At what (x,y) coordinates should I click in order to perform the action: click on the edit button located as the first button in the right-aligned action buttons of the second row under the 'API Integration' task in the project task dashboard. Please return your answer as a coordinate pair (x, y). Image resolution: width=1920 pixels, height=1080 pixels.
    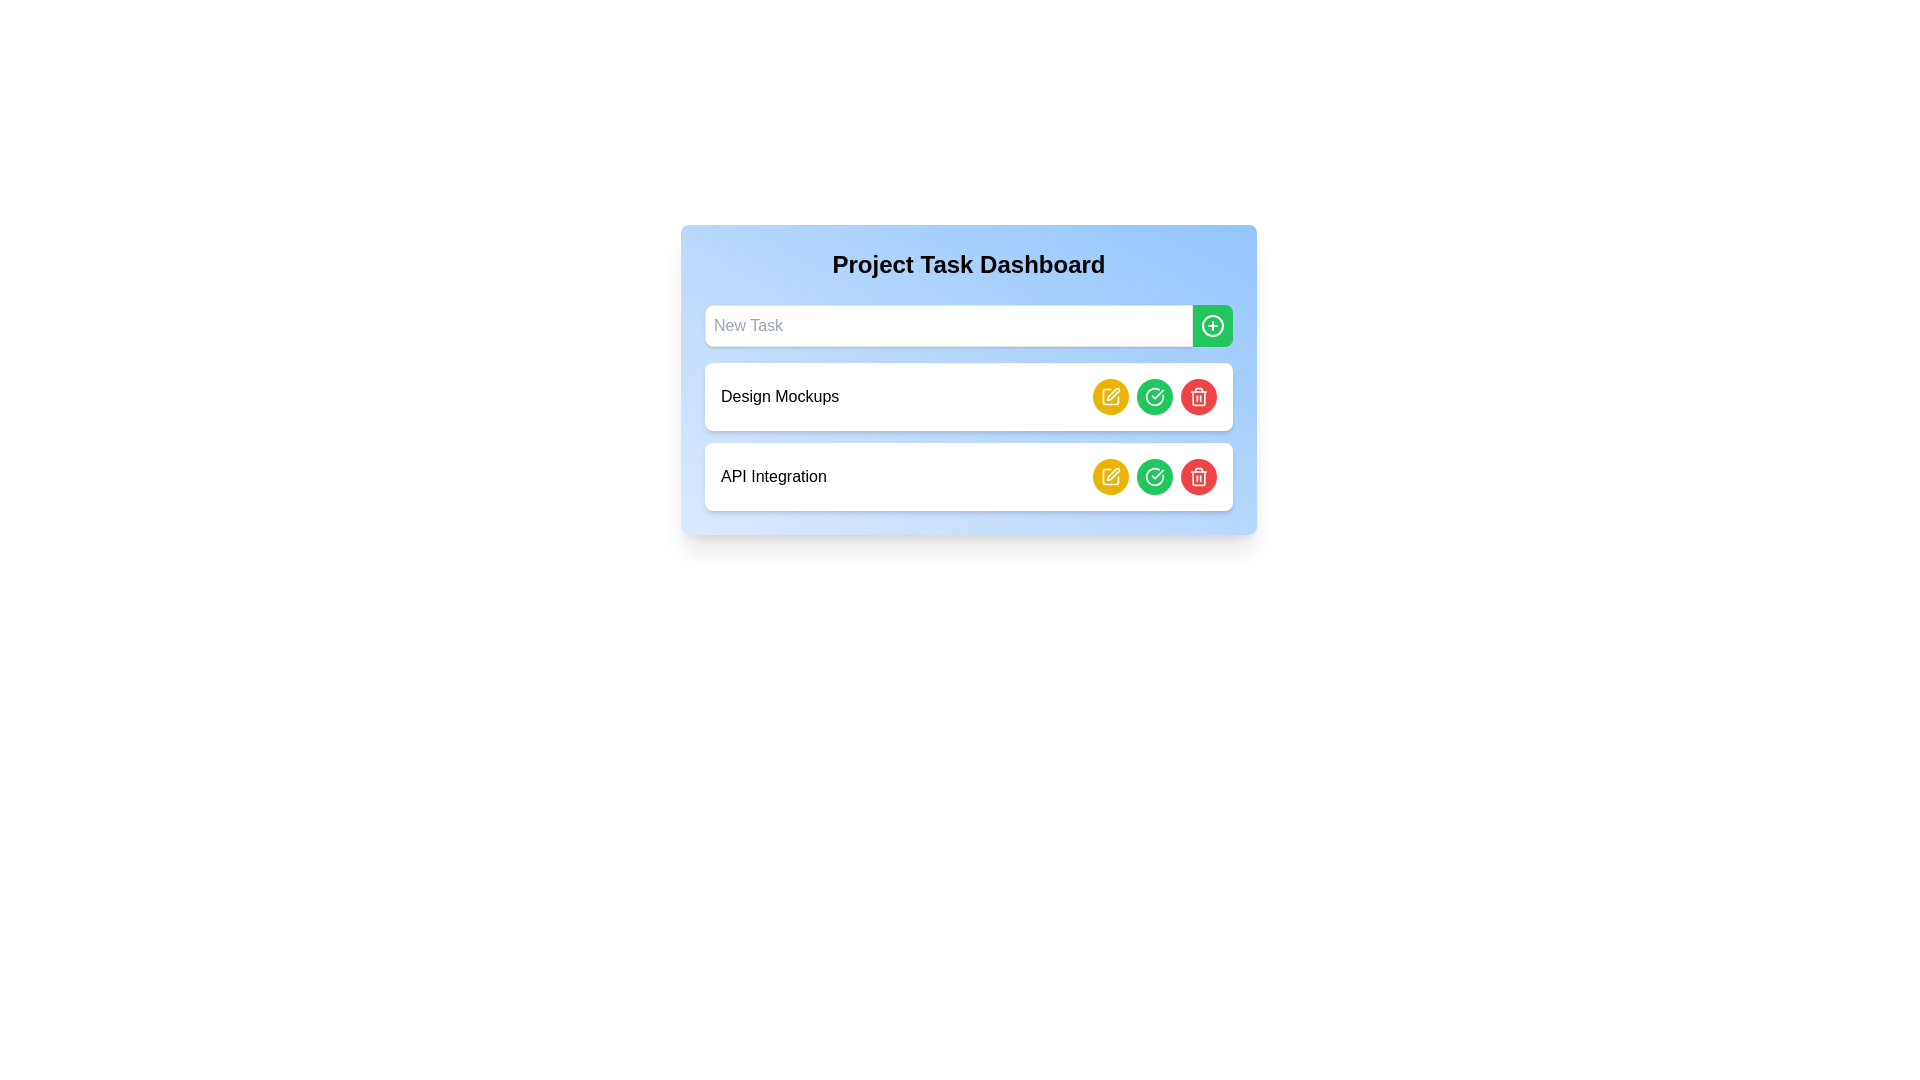
    Looking at the image, I should click on (1109, 477).